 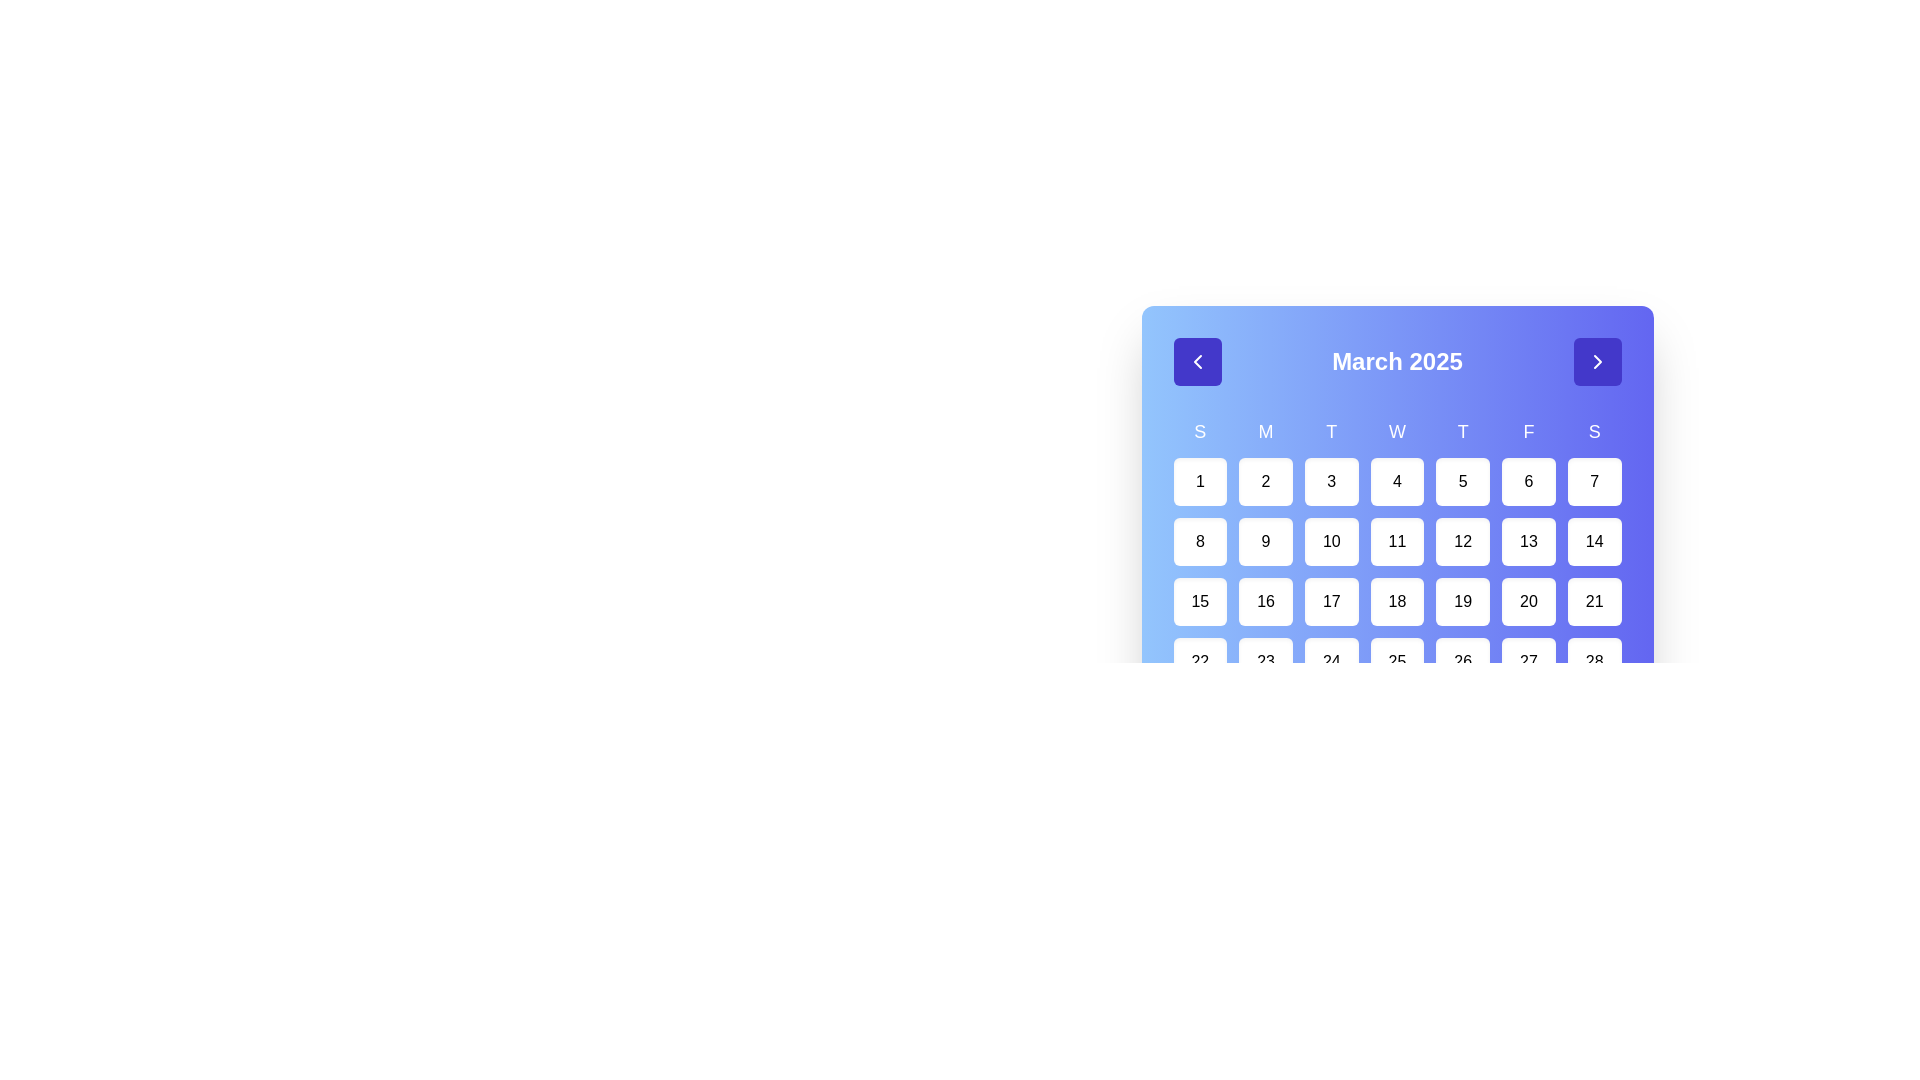 I want to click on the bold white letter 'F' on a purple background, which is the sixth item in a sequence of day initials in the week grid interface, so click(x=1527, y=431).